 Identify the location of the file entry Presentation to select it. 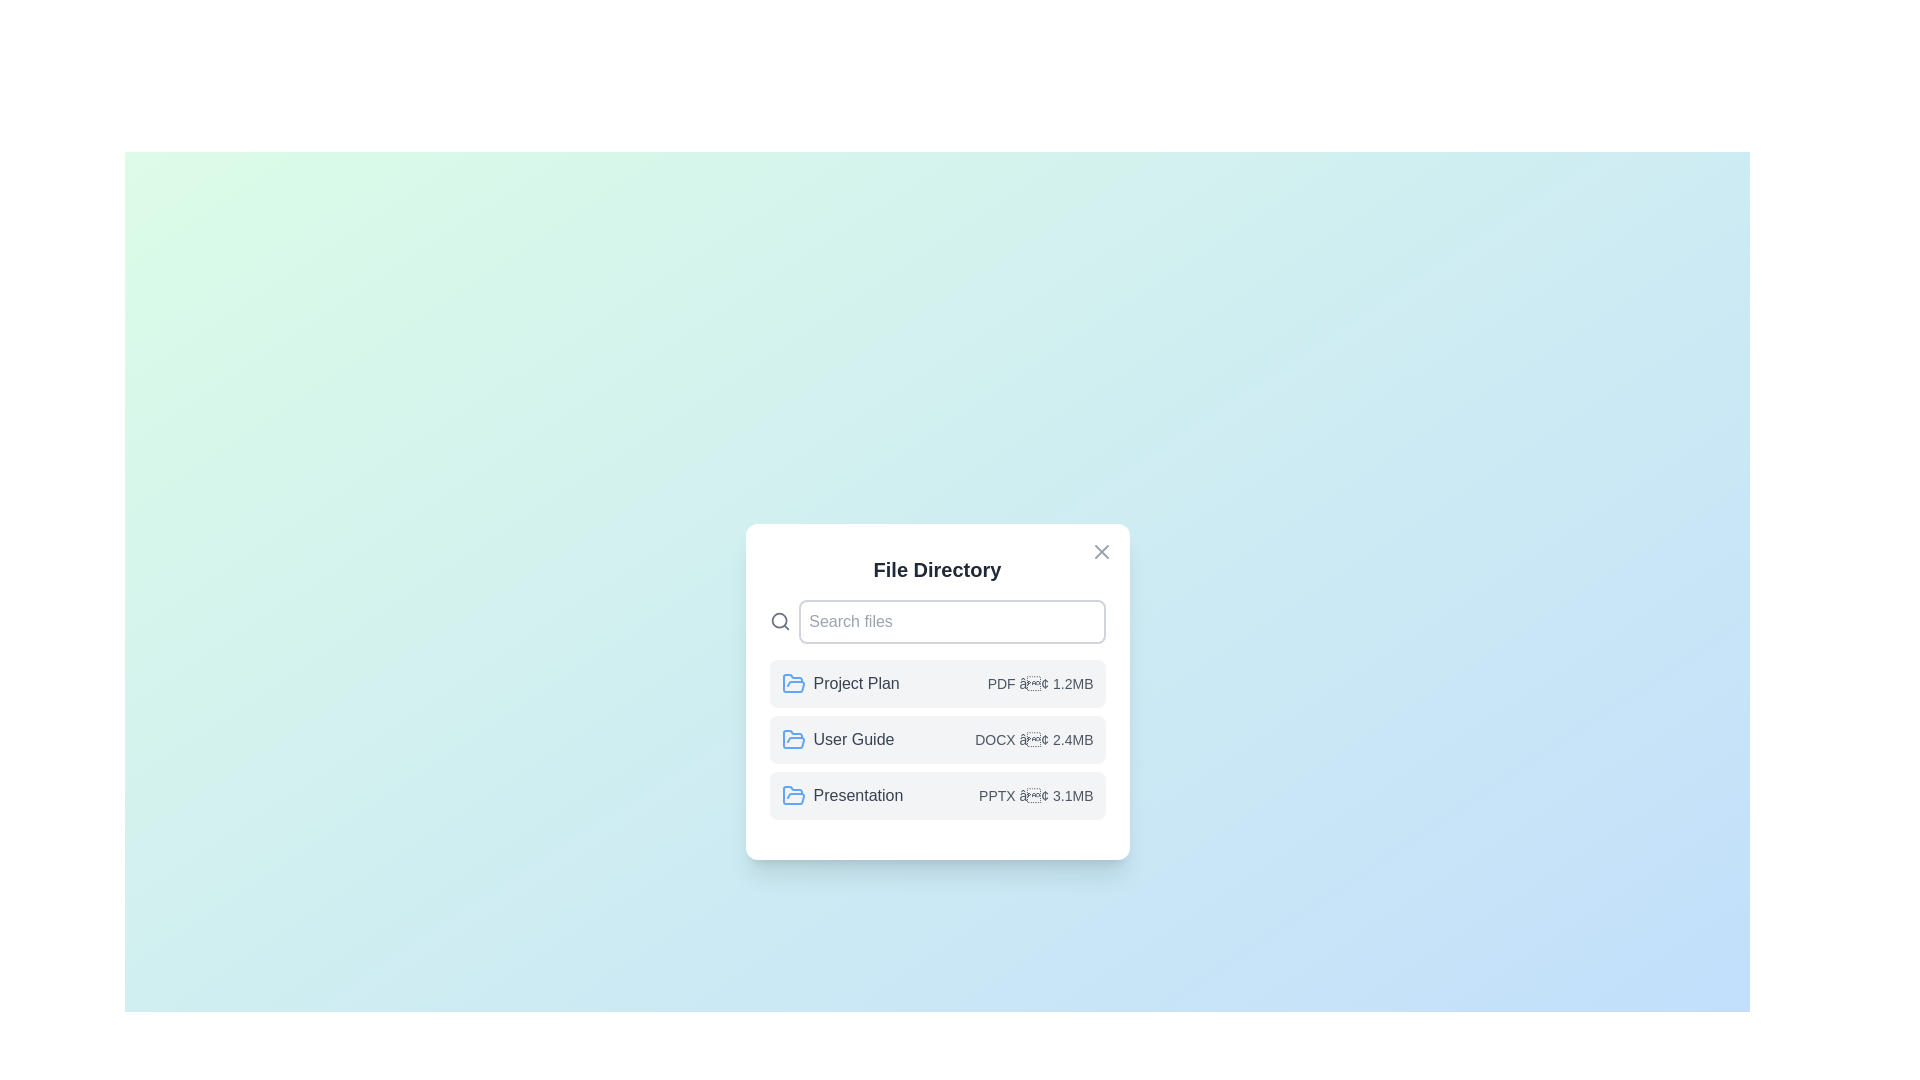
(936, 794).